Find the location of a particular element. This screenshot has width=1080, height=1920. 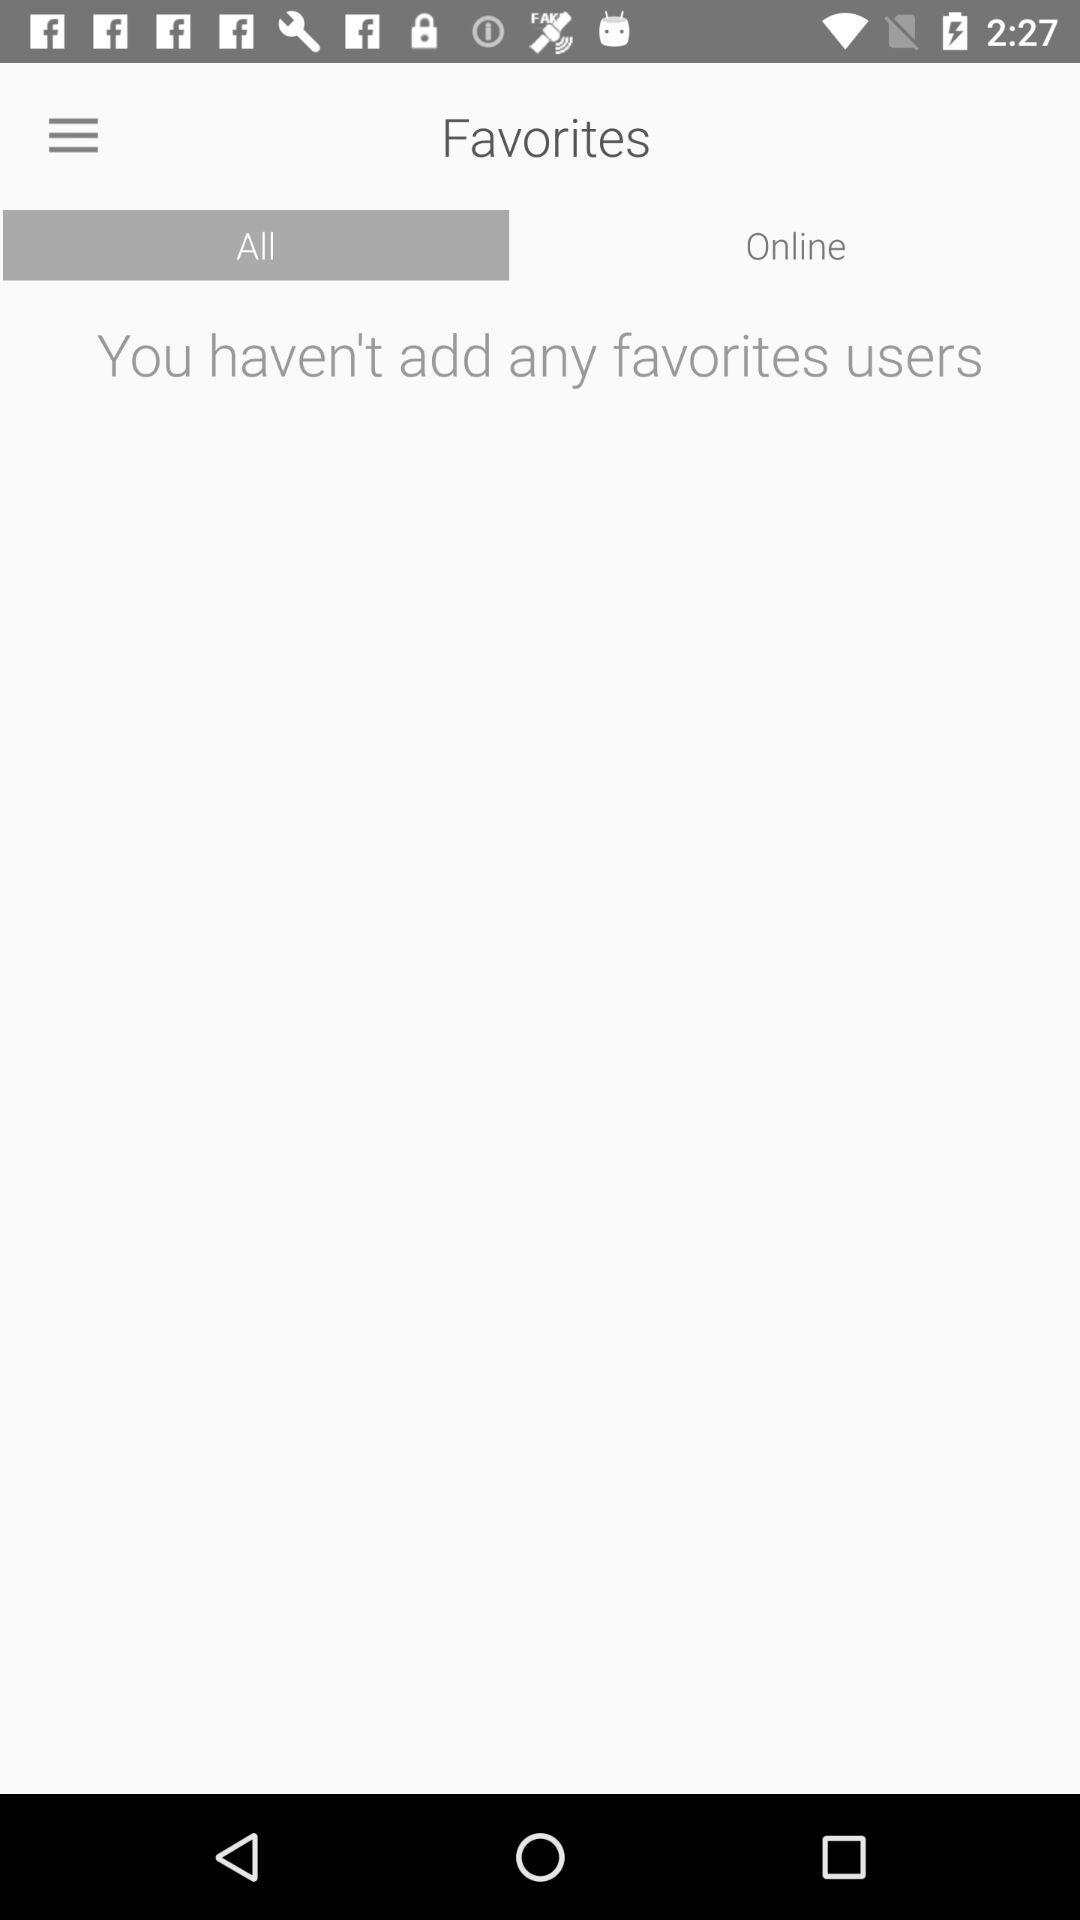

the icon to the right of all icon is located at coordinates (795, 244).